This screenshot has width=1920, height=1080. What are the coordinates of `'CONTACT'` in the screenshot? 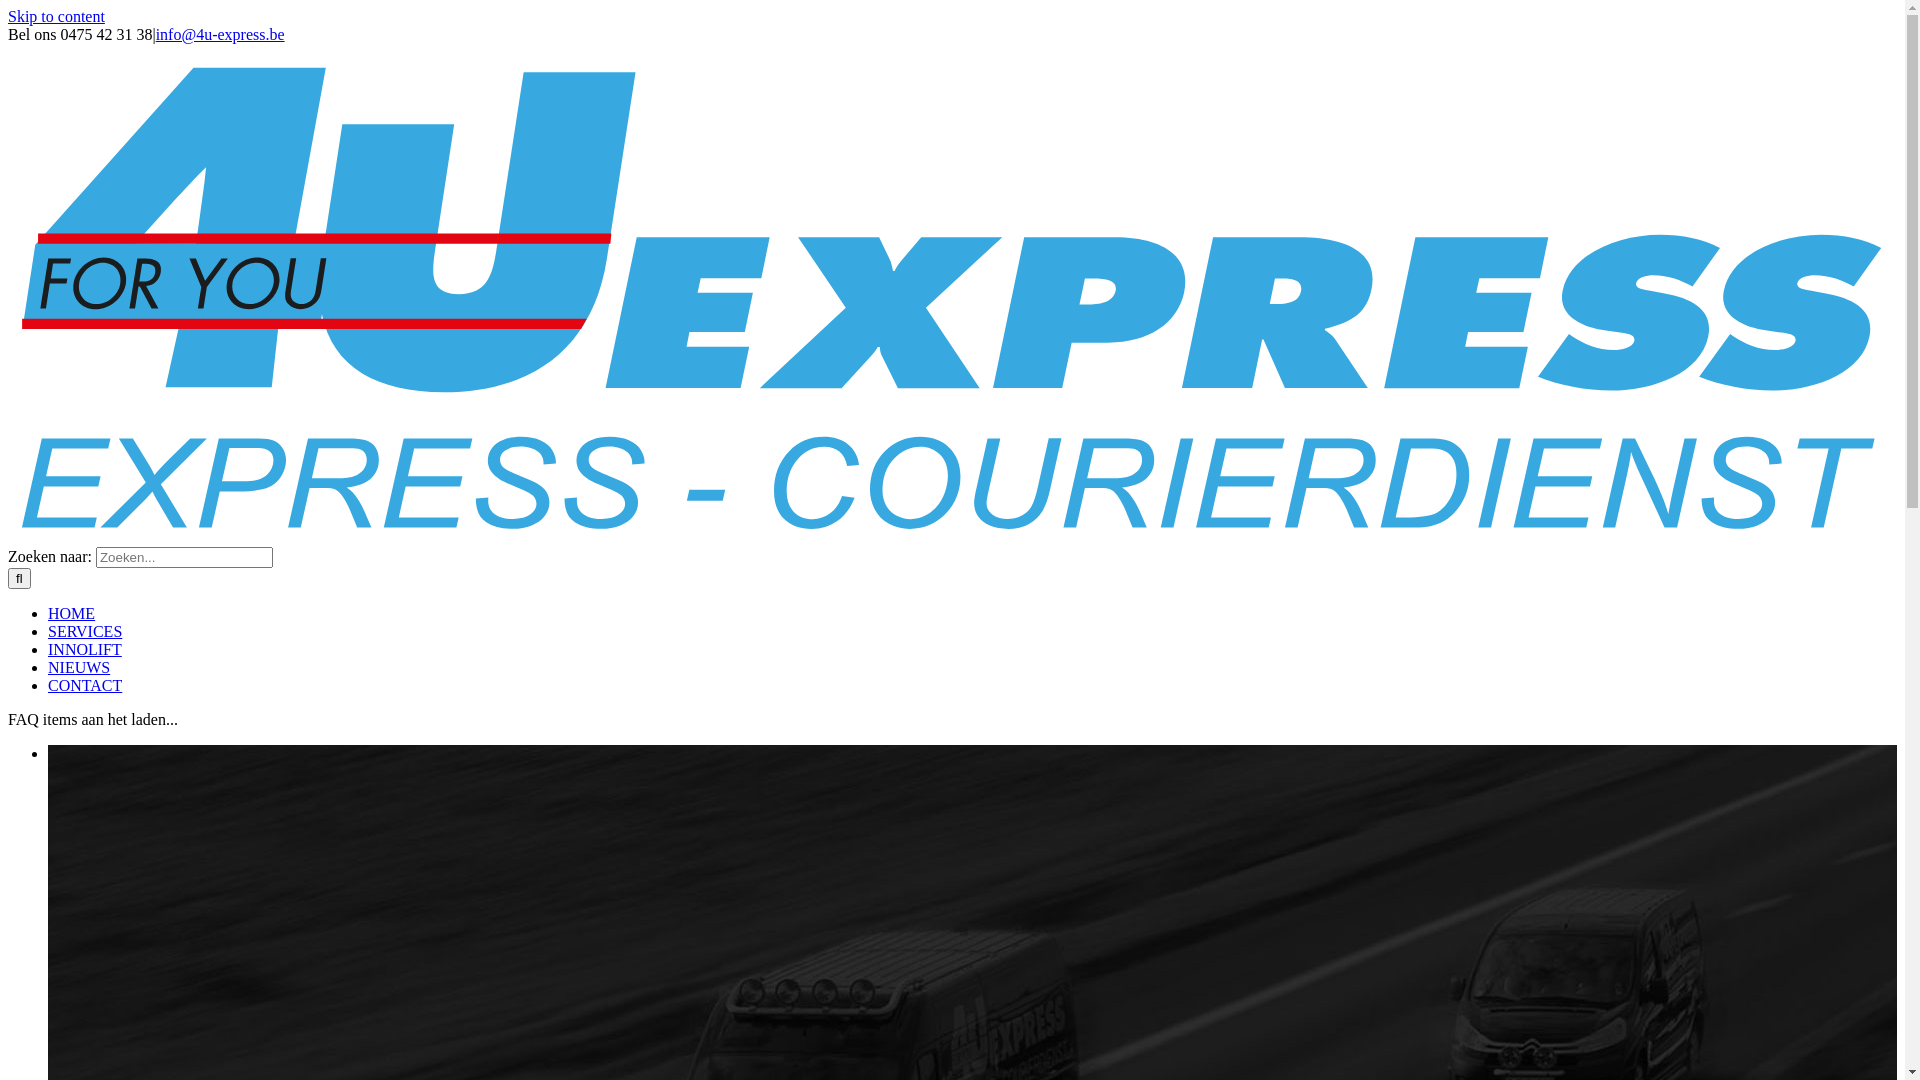 It's located at (84, 684).